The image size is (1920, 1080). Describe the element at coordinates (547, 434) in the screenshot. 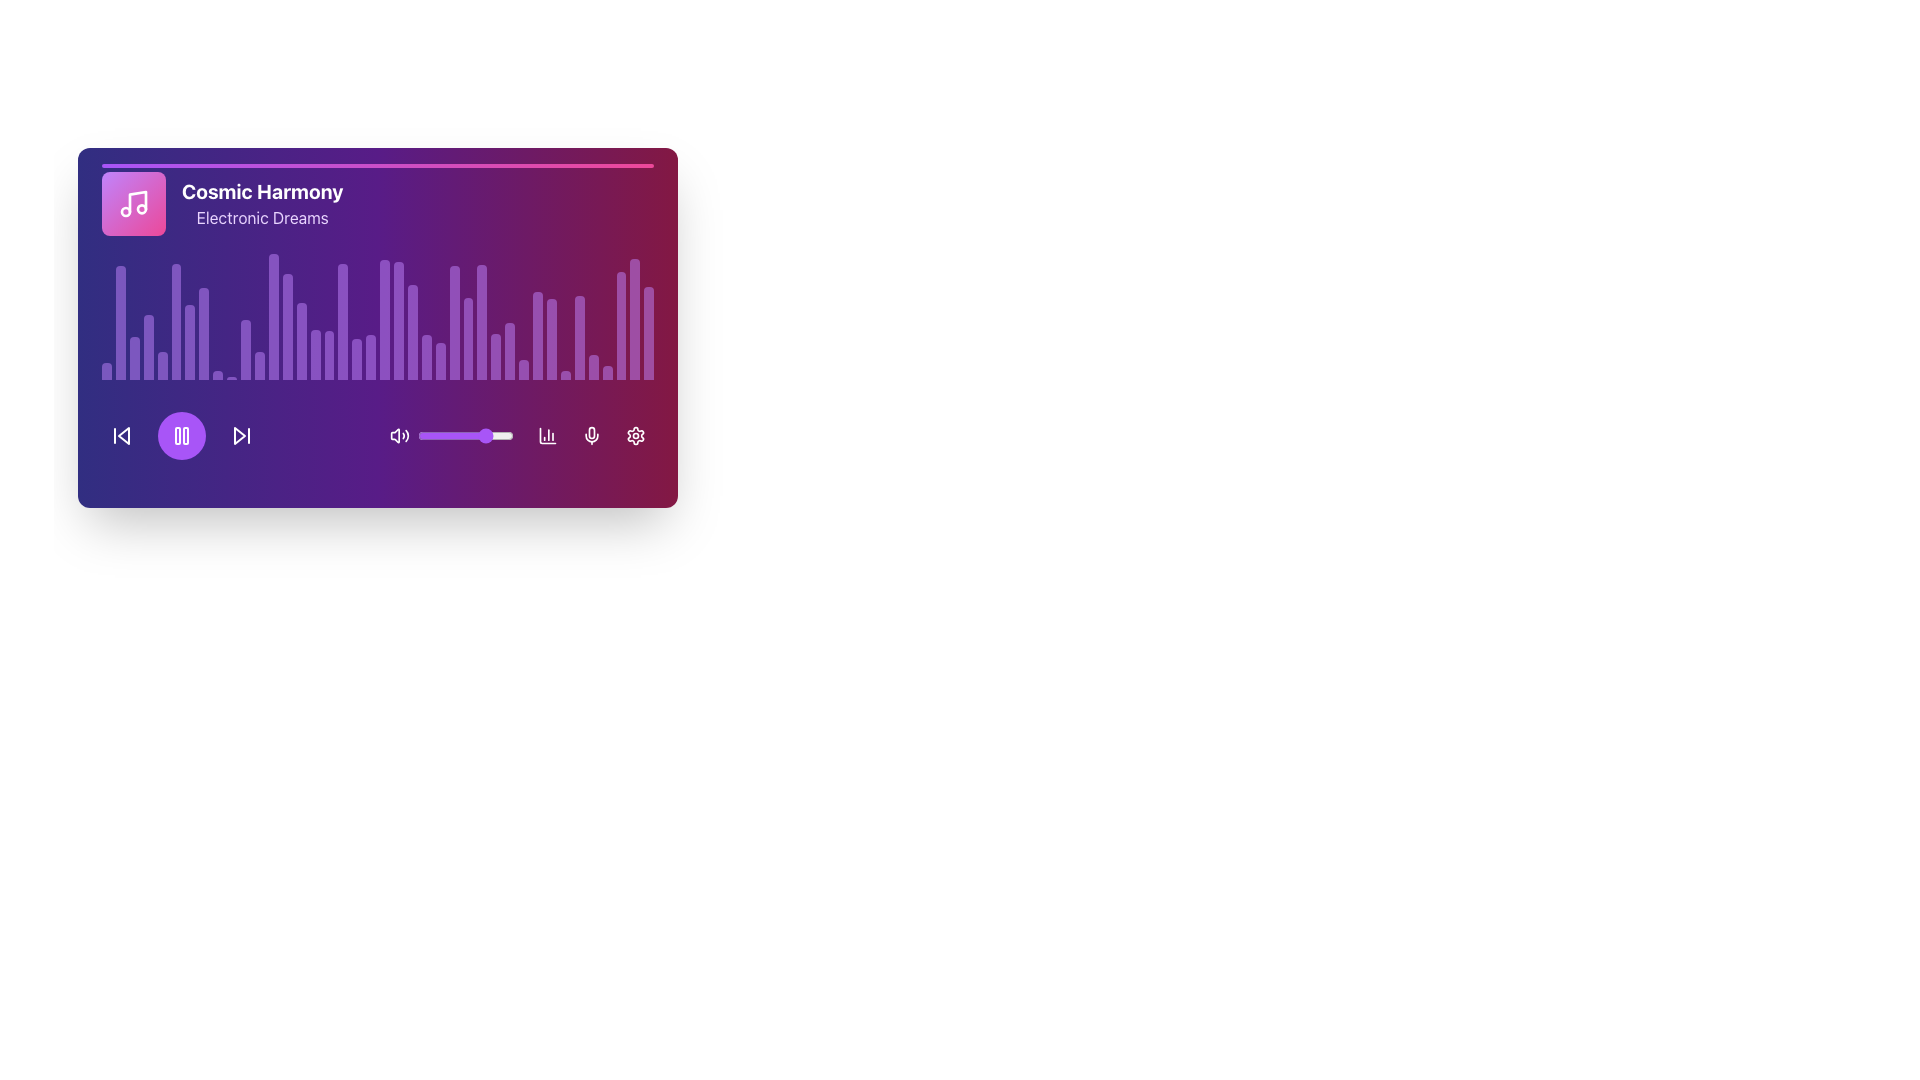

I see `the button icon for column chart visualization located at the bottom right section of the interface` at that location.